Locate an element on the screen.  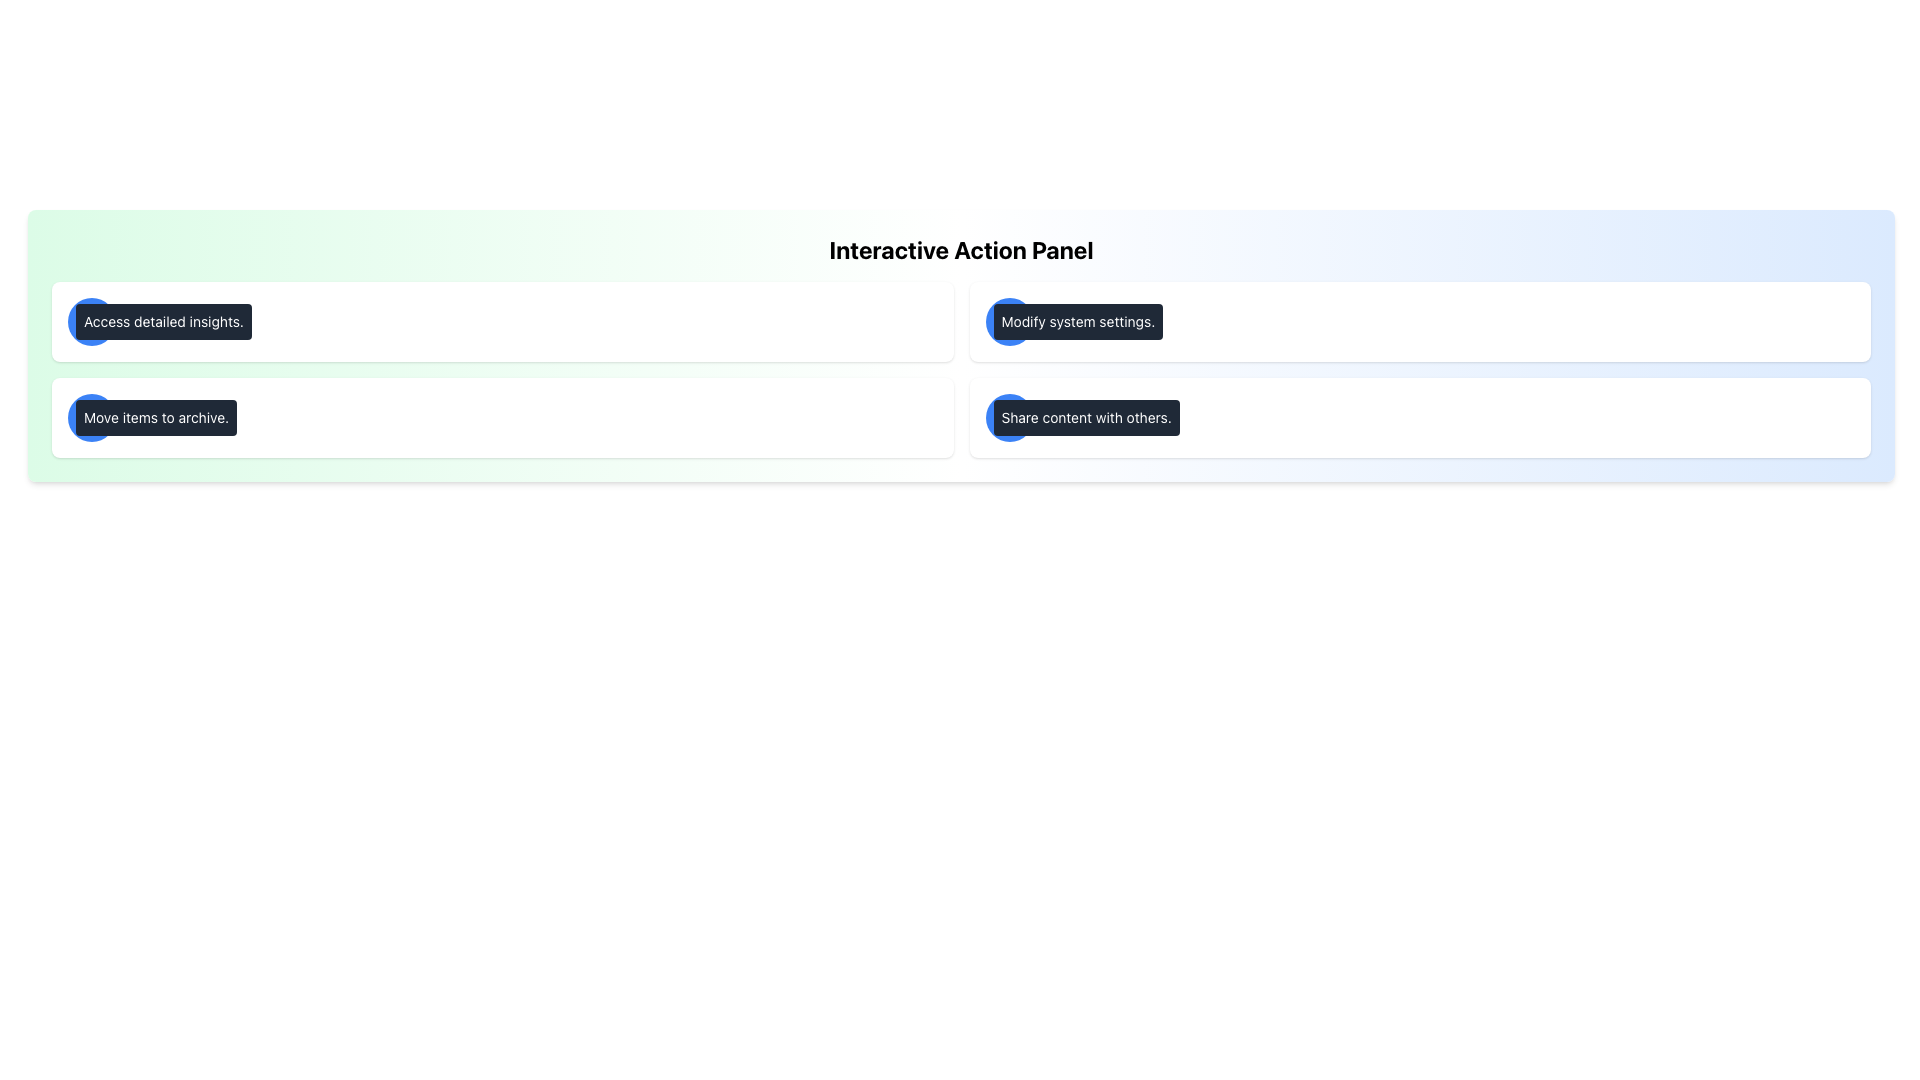
the 'Information' button in the 'Access detailed insights' panel is located at coordinates (90, 320).